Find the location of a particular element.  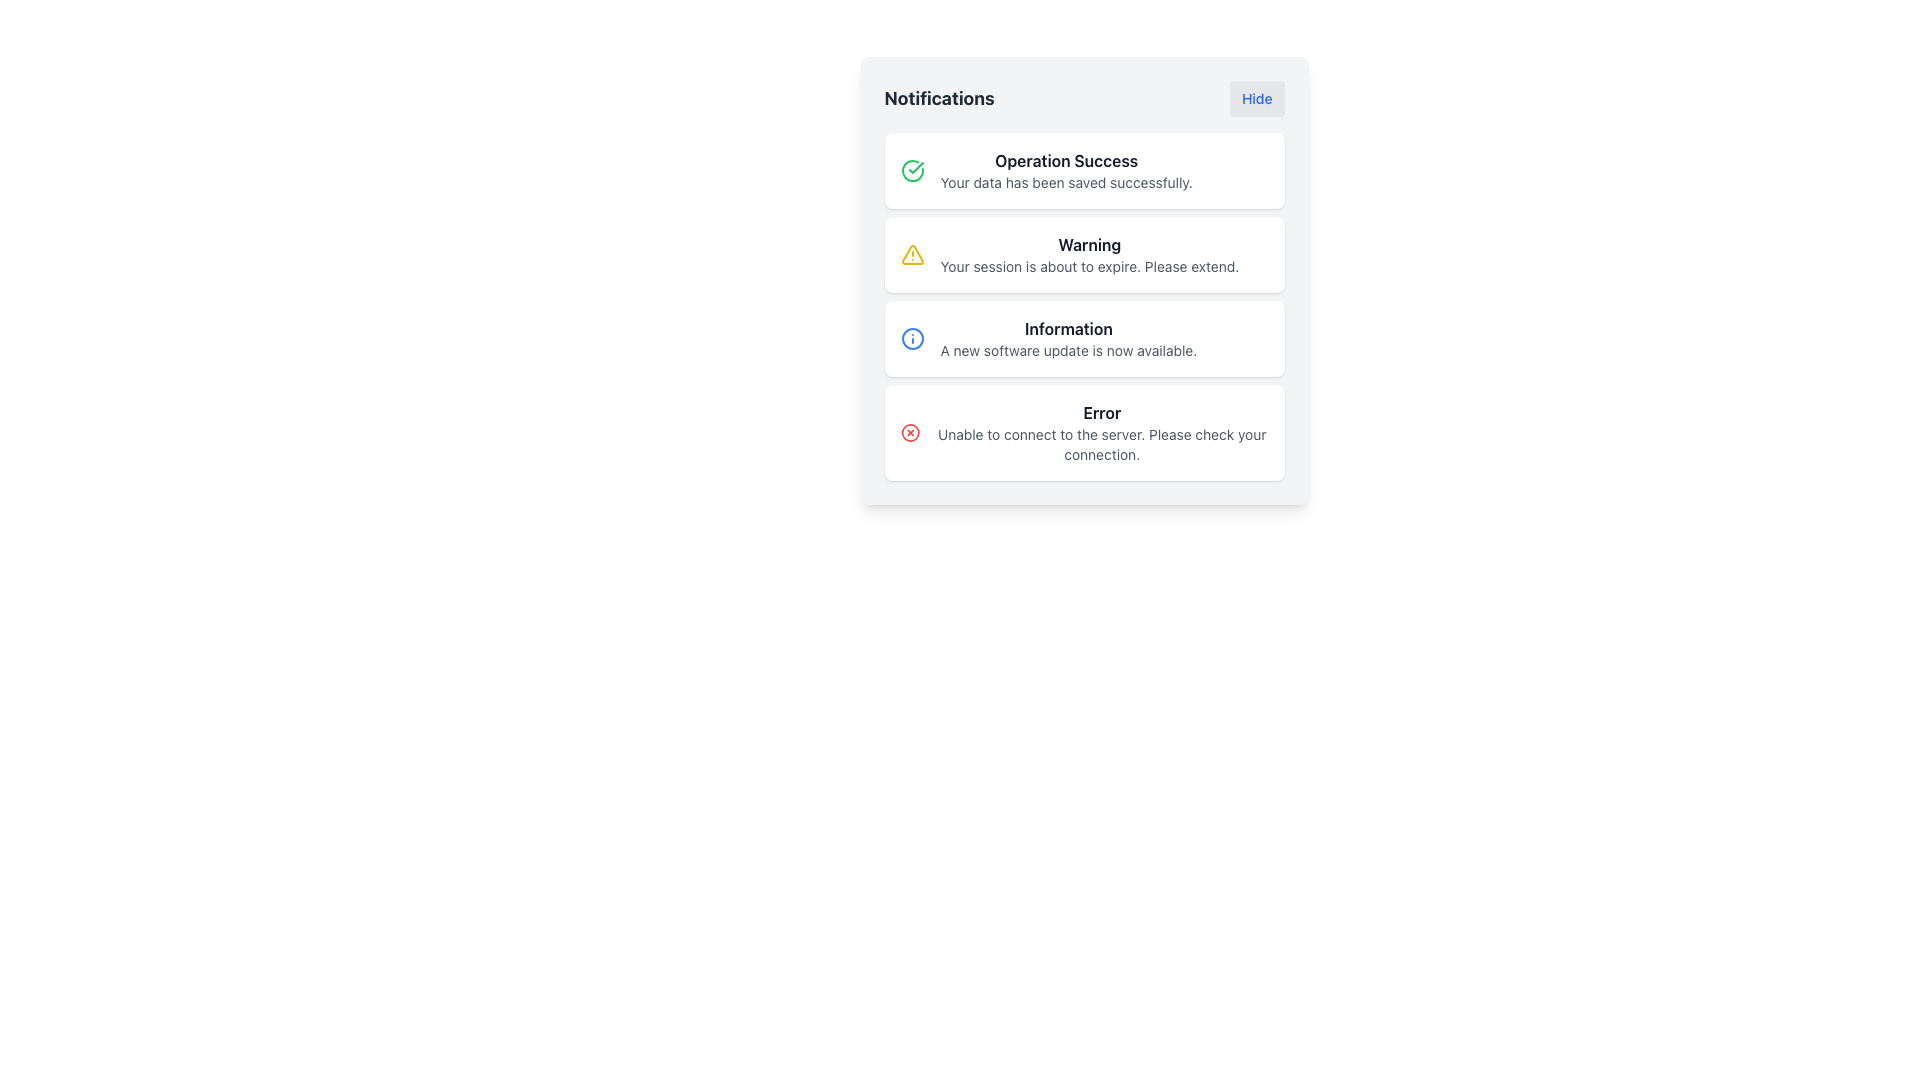

success message located beneath the headline text in the notification card labeled 'Operation Success' is located at coordinates (1065, 182).